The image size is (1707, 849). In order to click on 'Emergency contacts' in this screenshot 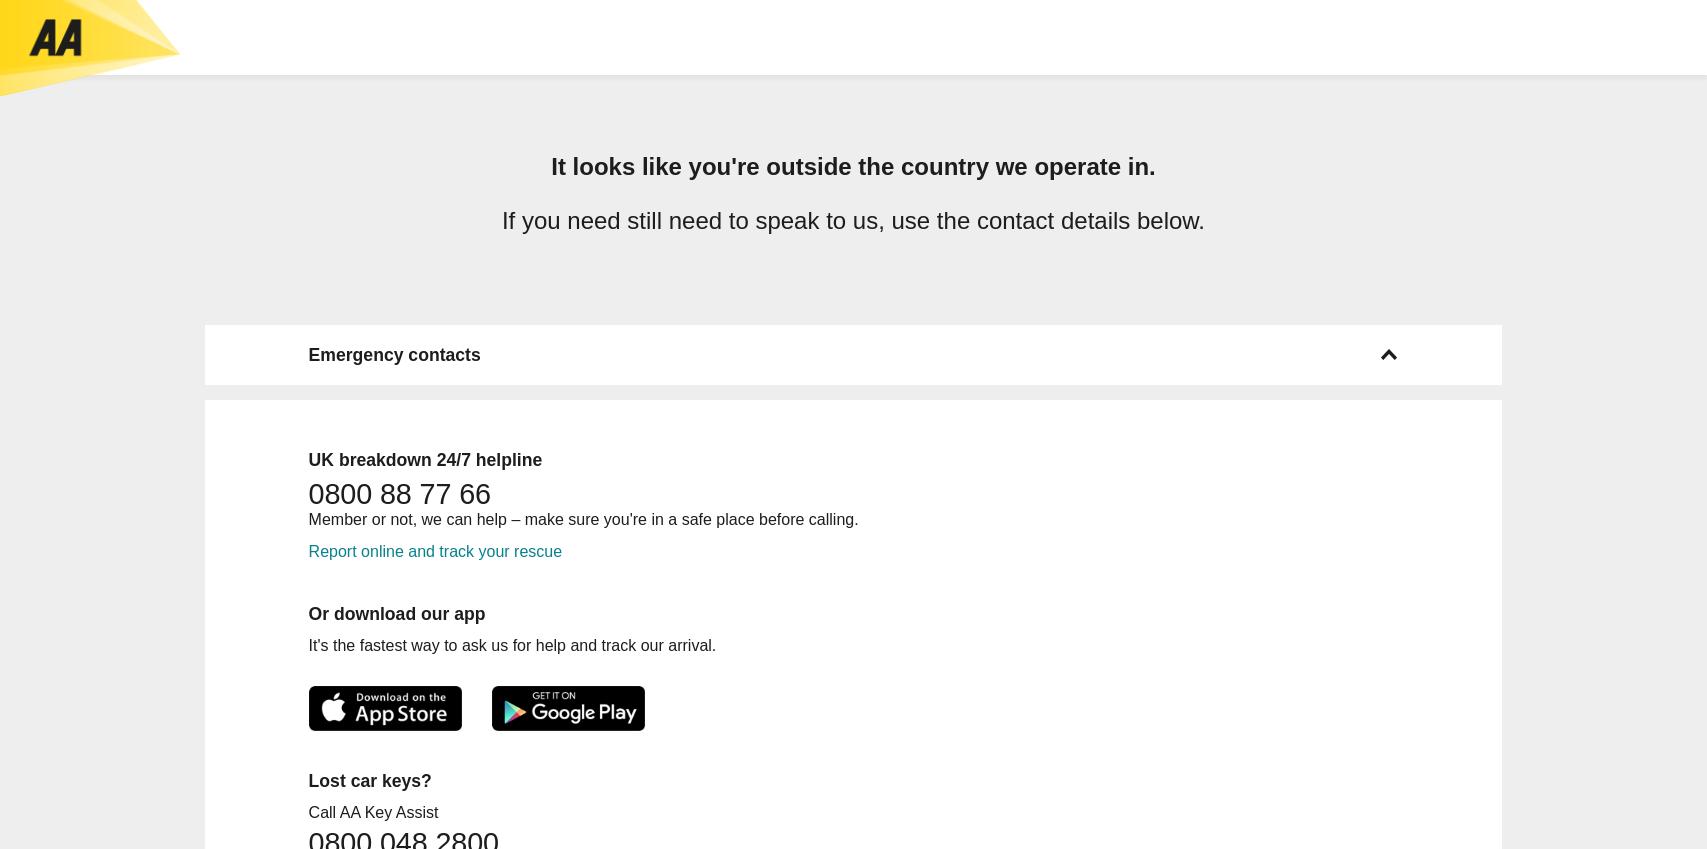, I will do `click(393, 354)`.